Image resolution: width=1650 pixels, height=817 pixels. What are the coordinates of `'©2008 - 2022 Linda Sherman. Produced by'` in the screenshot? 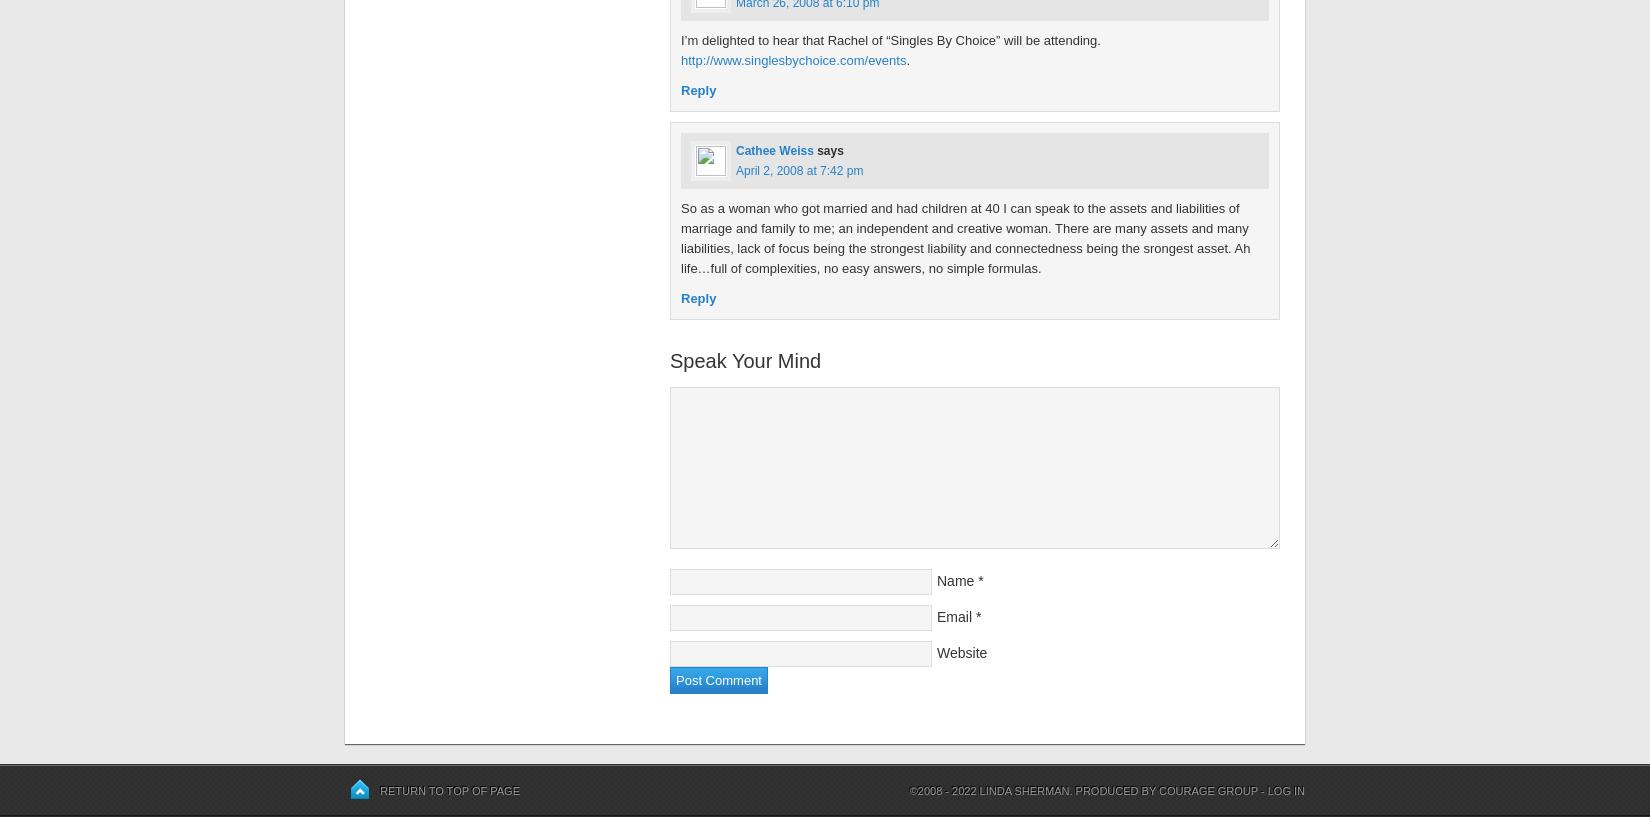 It's located at (1034, 791).